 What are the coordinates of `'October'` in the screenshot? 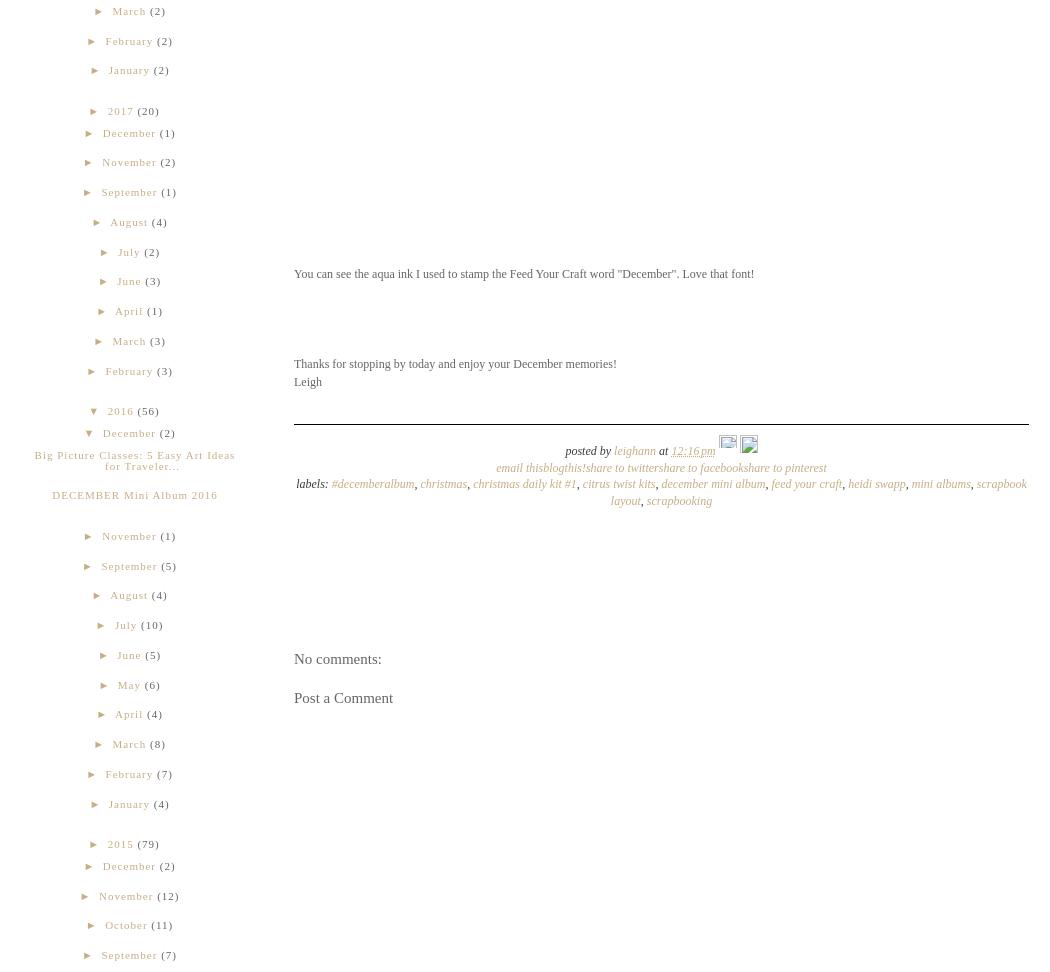 It's located at (125, 923).